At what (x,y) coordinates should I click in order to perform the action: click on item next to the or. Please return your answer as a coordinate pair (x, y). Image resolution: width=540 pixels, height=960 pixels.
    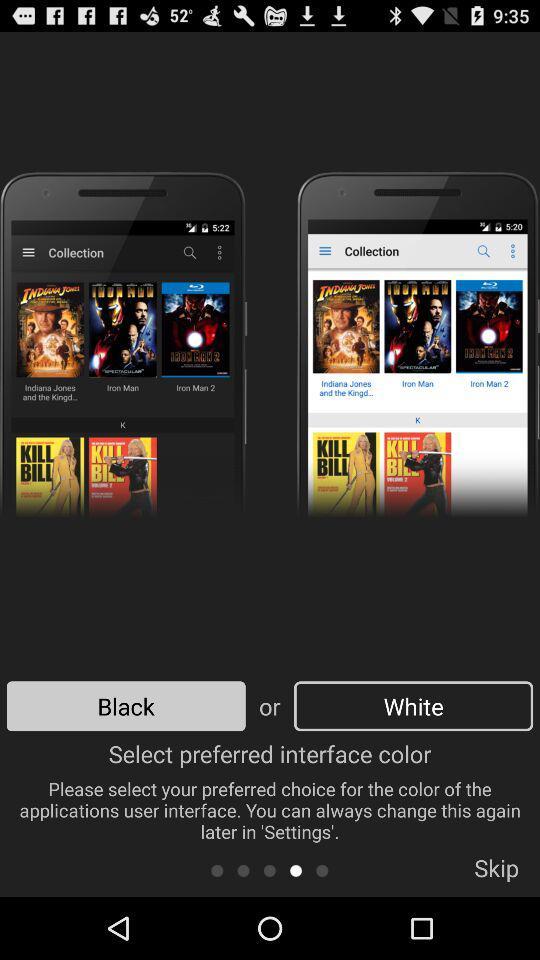
    Looking at the image, I should click on (412, 706).